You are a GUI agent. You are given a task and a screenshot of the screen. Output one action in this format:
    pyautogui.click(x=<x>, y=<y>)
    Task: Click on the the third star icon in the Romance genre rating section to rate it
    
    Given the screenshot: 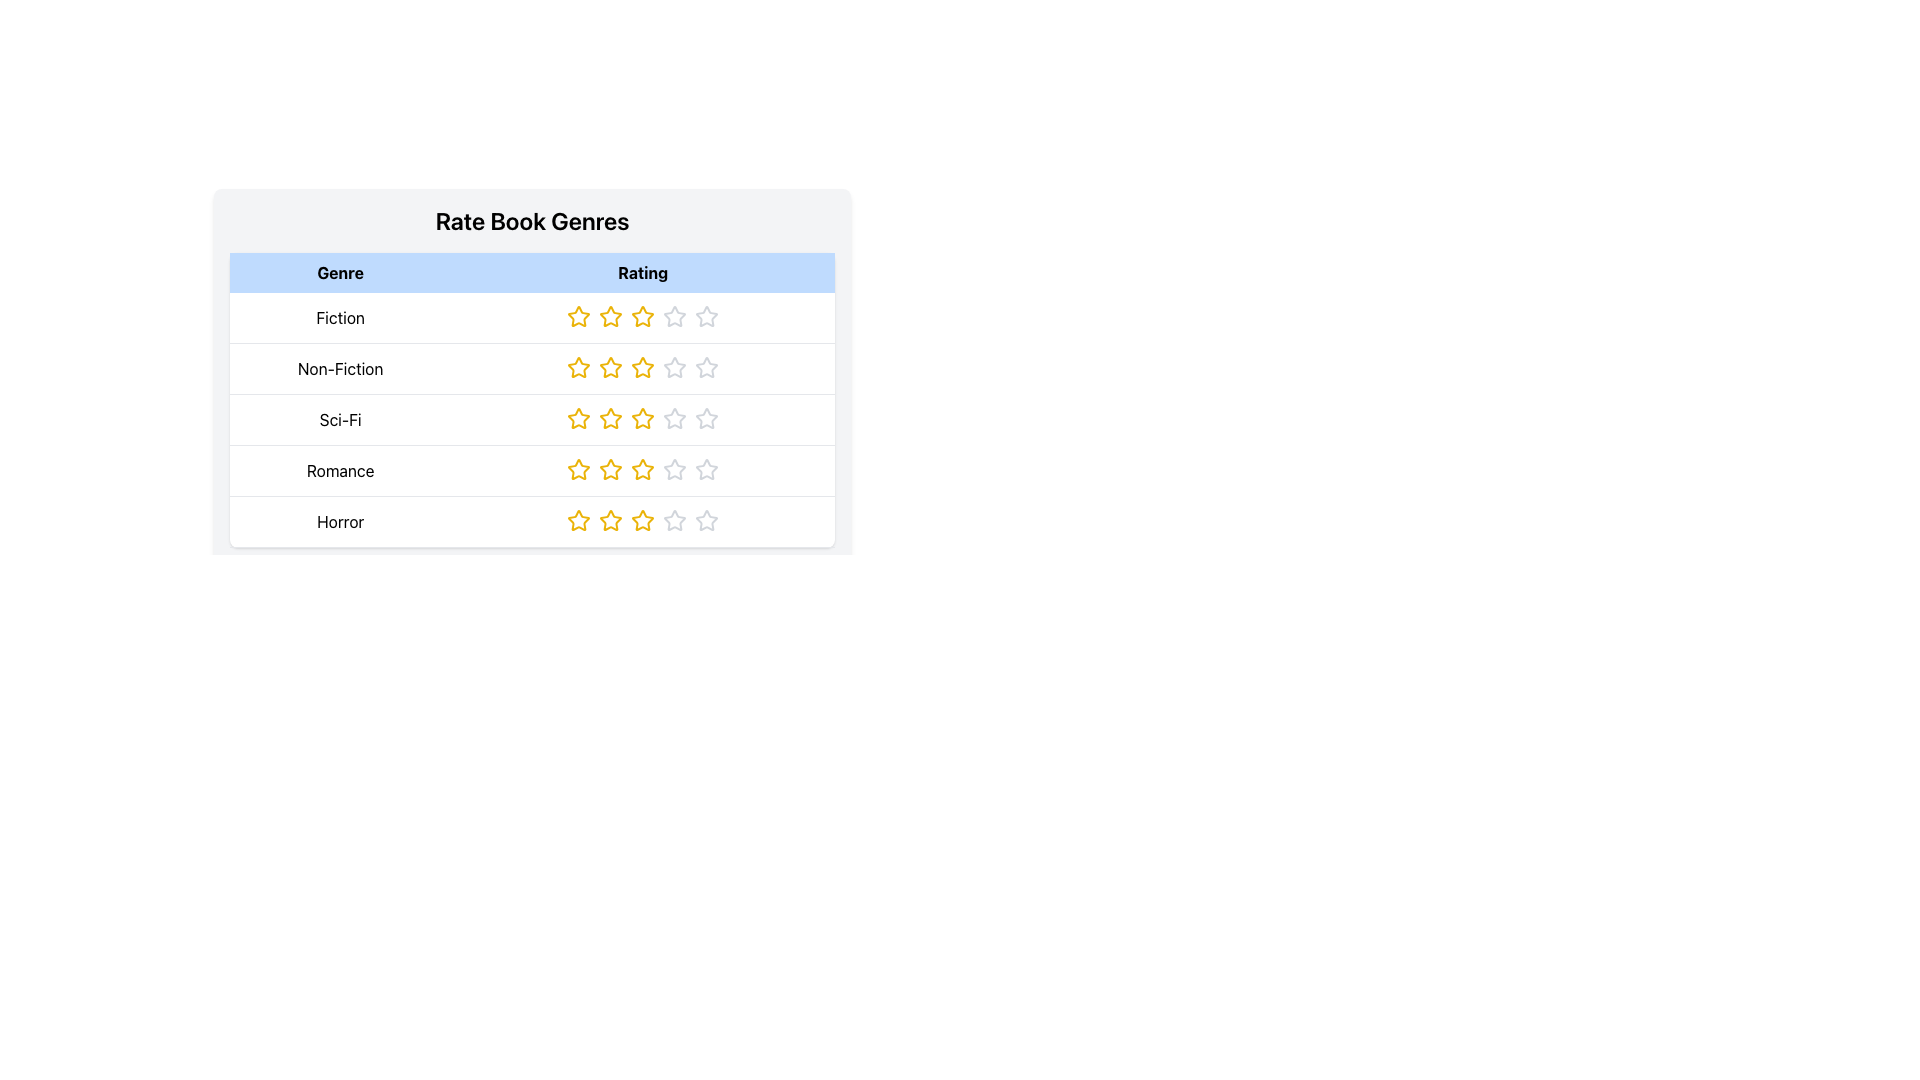 What is the action you would take?
    pyautogui.click(x=610, y=470)
    